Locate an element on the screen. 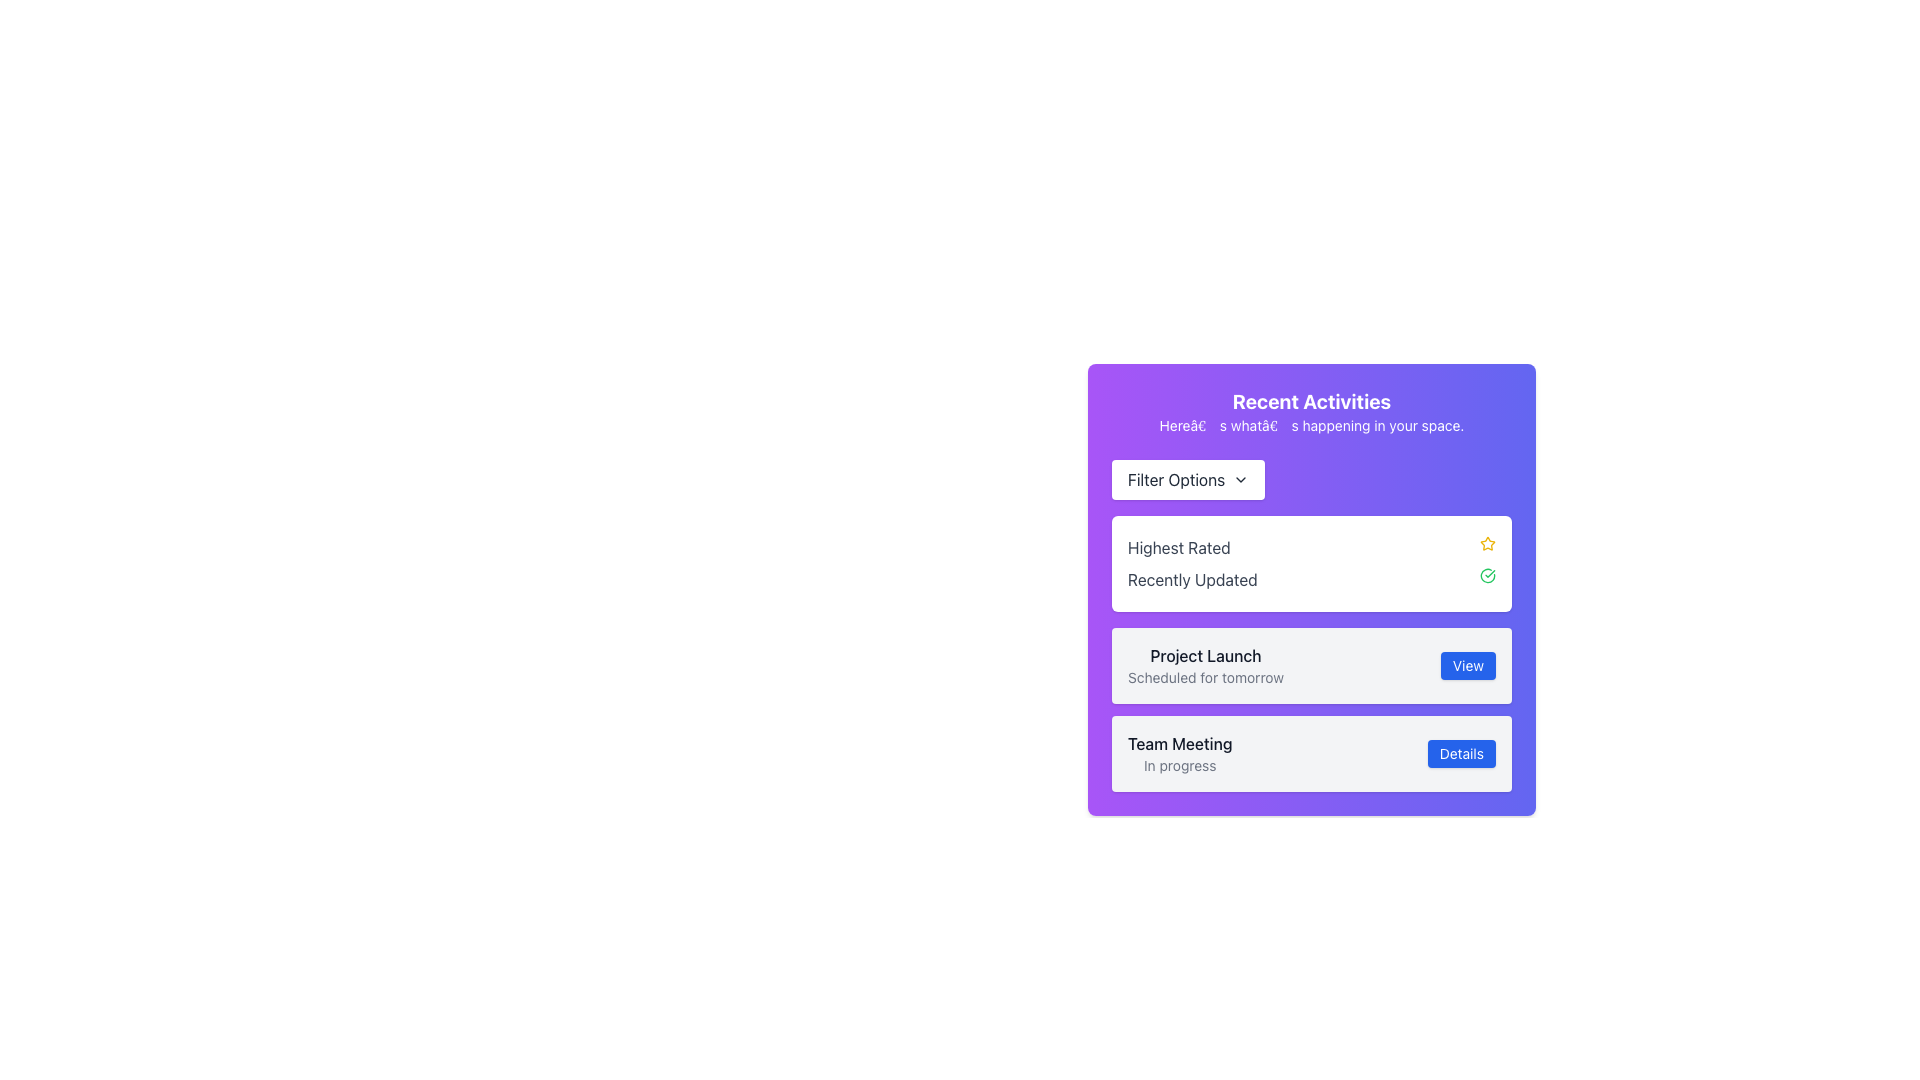 The height and width of the screenshot is (1080, 1920). the non-interactive vector graphic icon located at the top-right corner of the 'Highest Rated' card in the 'Recent Activities' section of the dashboard is located at coordinates (1488, 575).